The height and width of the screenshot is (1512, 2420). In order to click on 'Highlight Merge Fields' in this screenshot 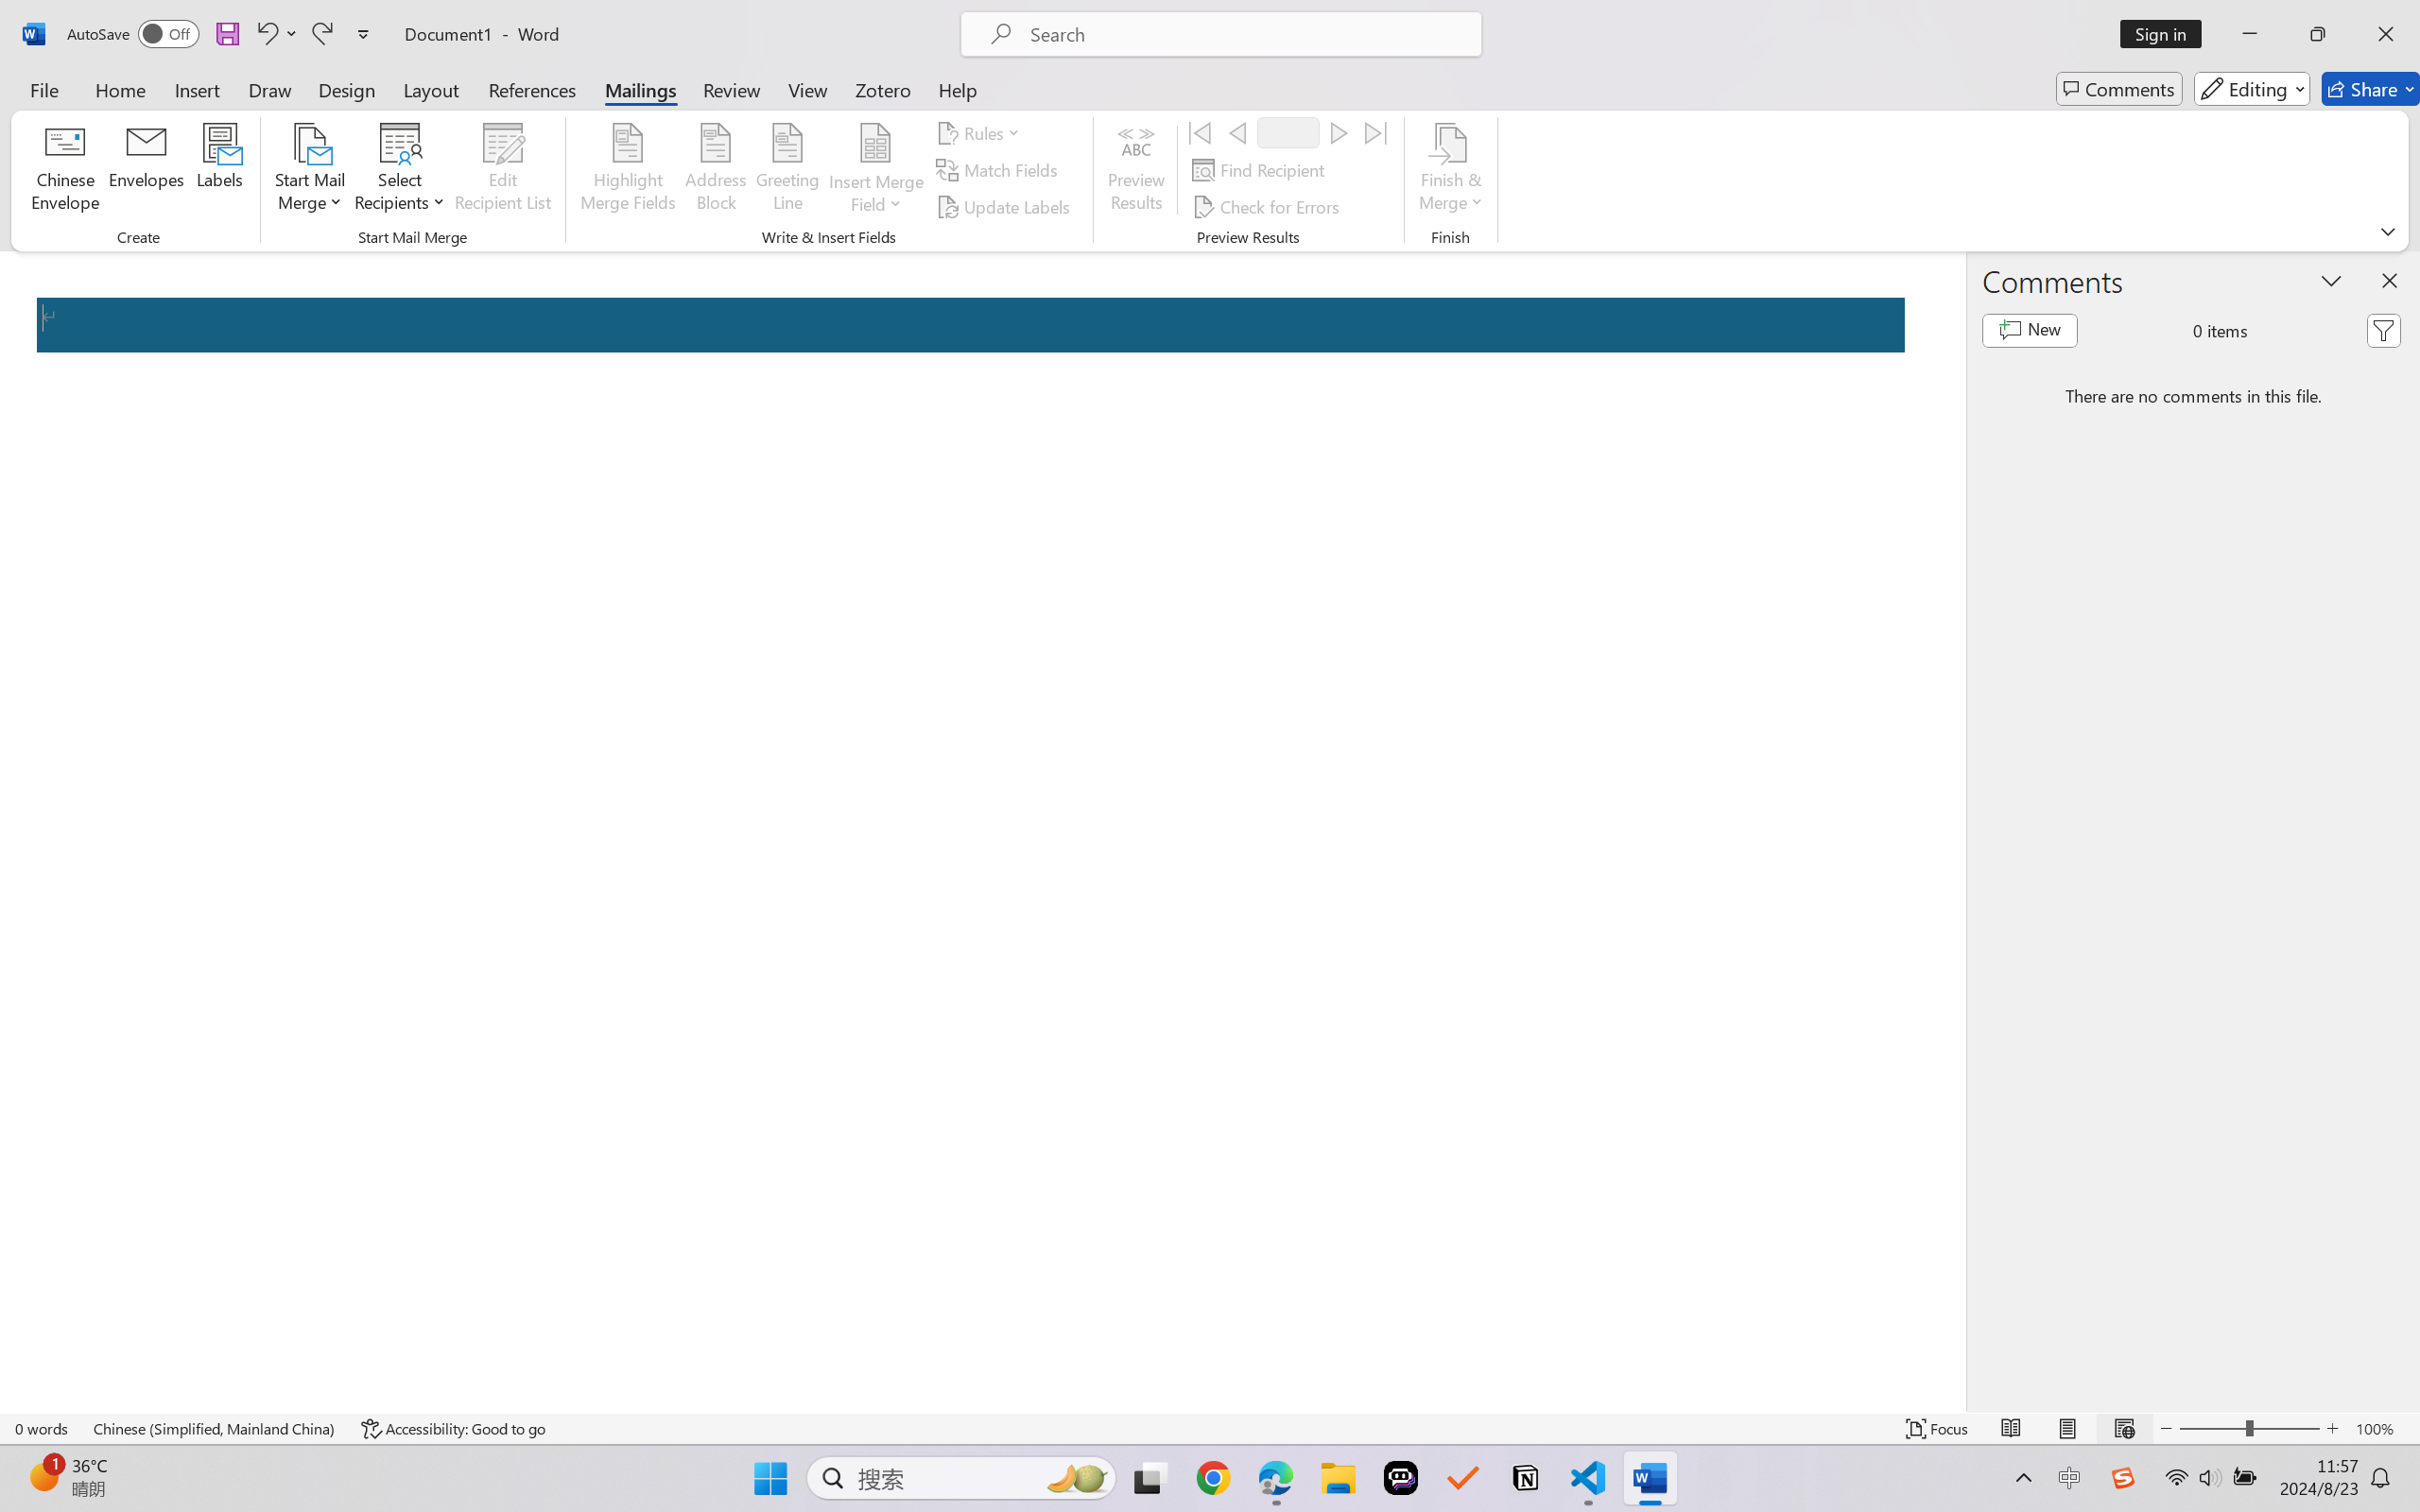, I will do `click(628, 170)`.